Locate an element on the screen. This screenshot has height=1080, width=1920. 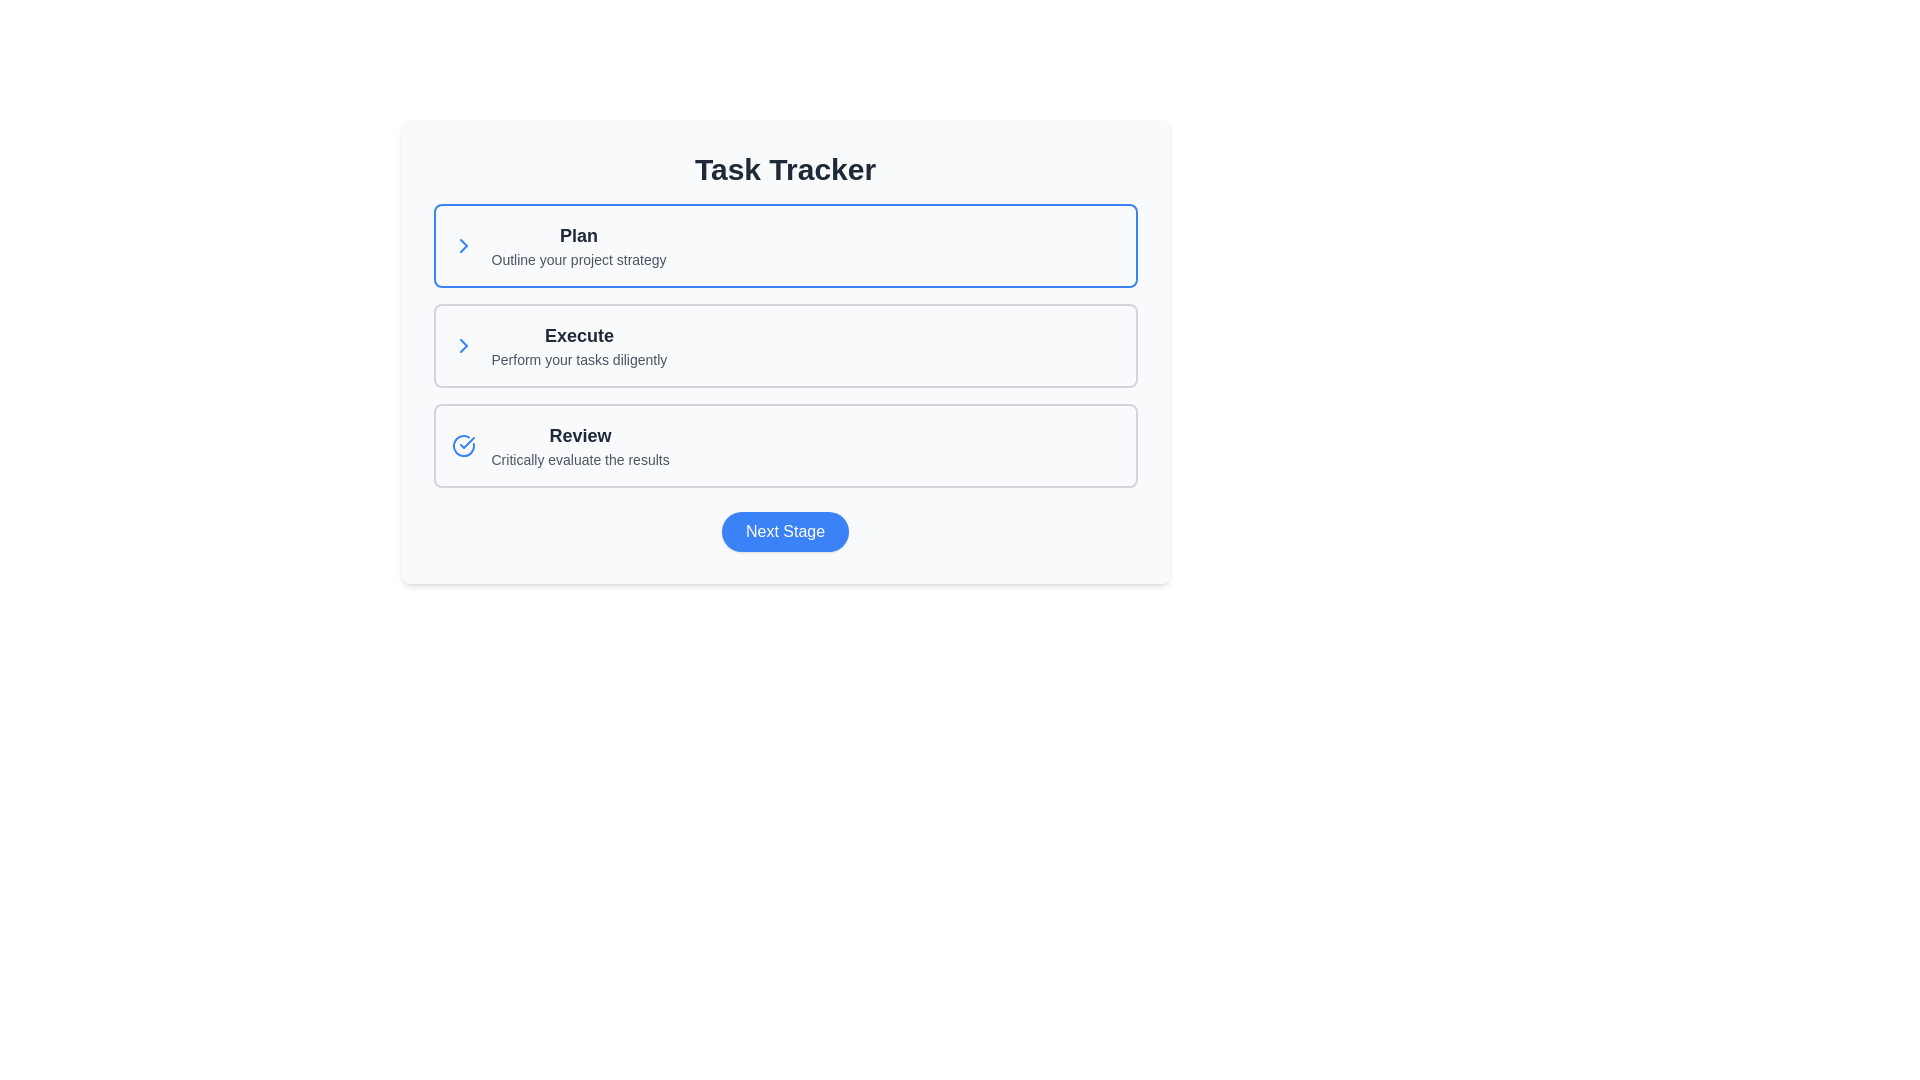
the header text content for the 'Plan' section located in the top card of the Task Tracker, which is positioned next to the blue arrow icon is located at coordinates (578, 245).